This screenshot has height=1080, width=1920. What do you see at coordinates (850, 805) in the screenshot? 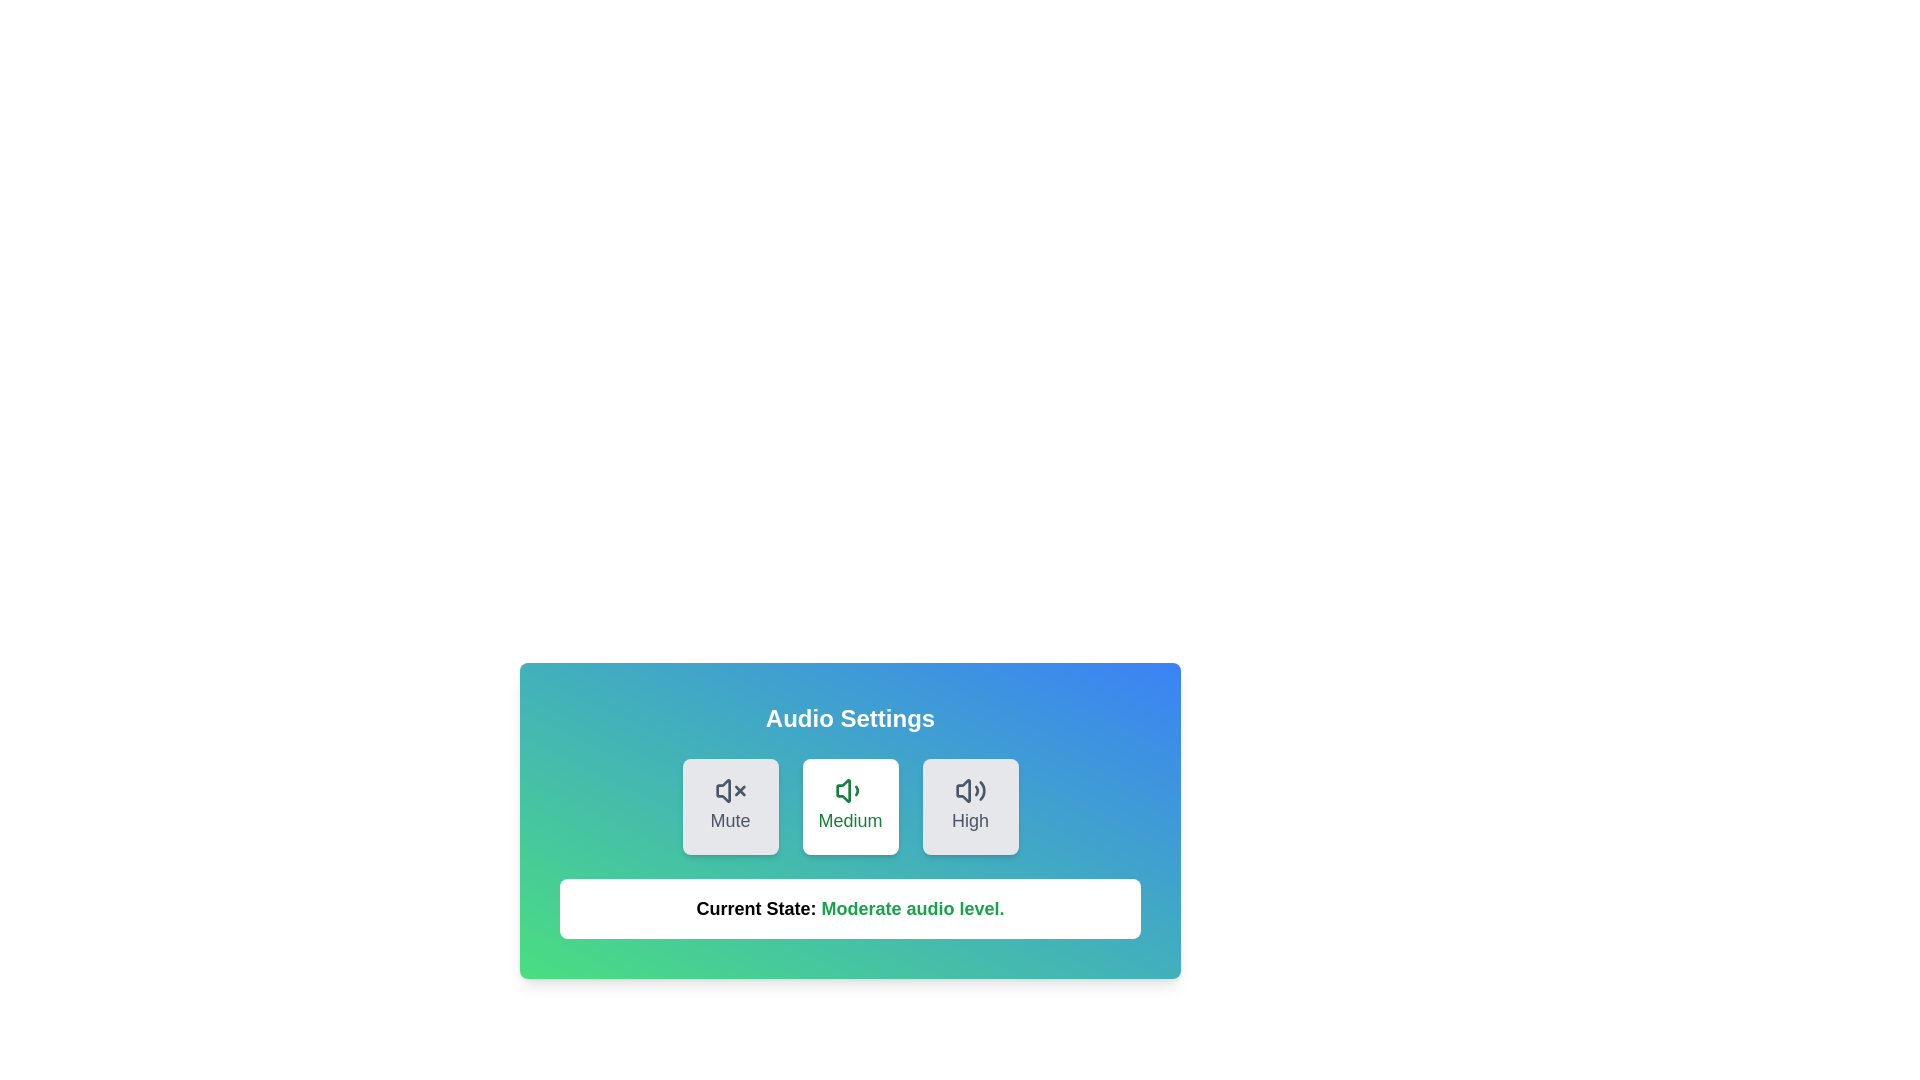
I see `the button corresponding to Medium` at bounding box center [850, 805].